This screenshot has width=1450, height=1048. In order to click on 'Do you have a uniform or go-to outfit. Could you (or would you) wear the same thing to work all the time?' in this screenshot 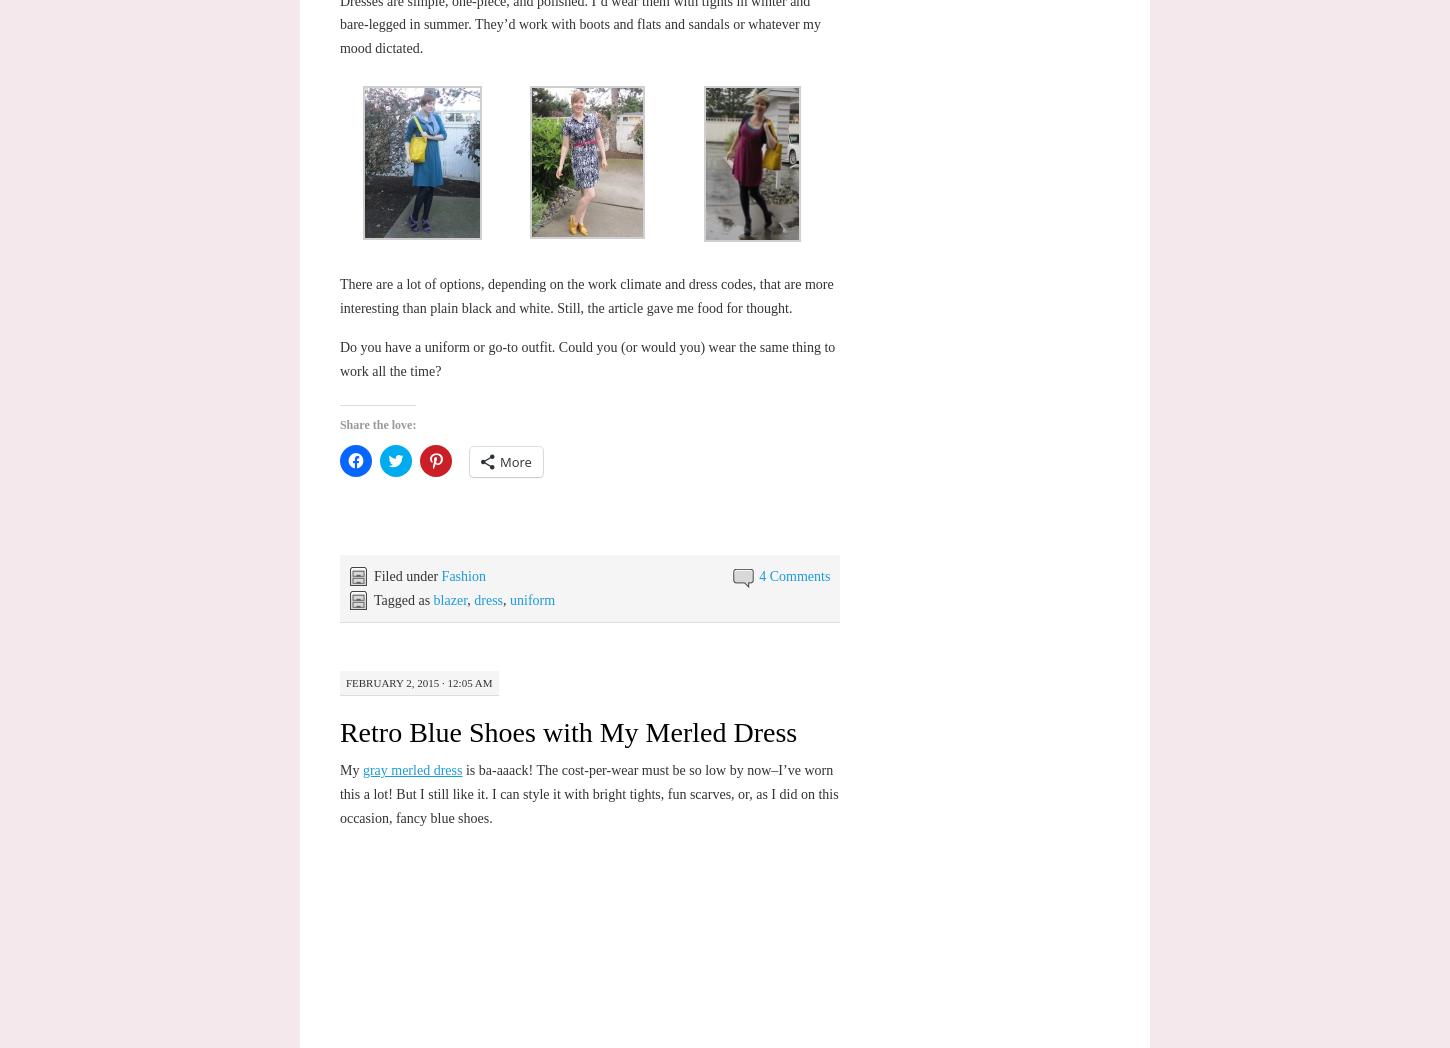, I will do `click(586, 357)`.